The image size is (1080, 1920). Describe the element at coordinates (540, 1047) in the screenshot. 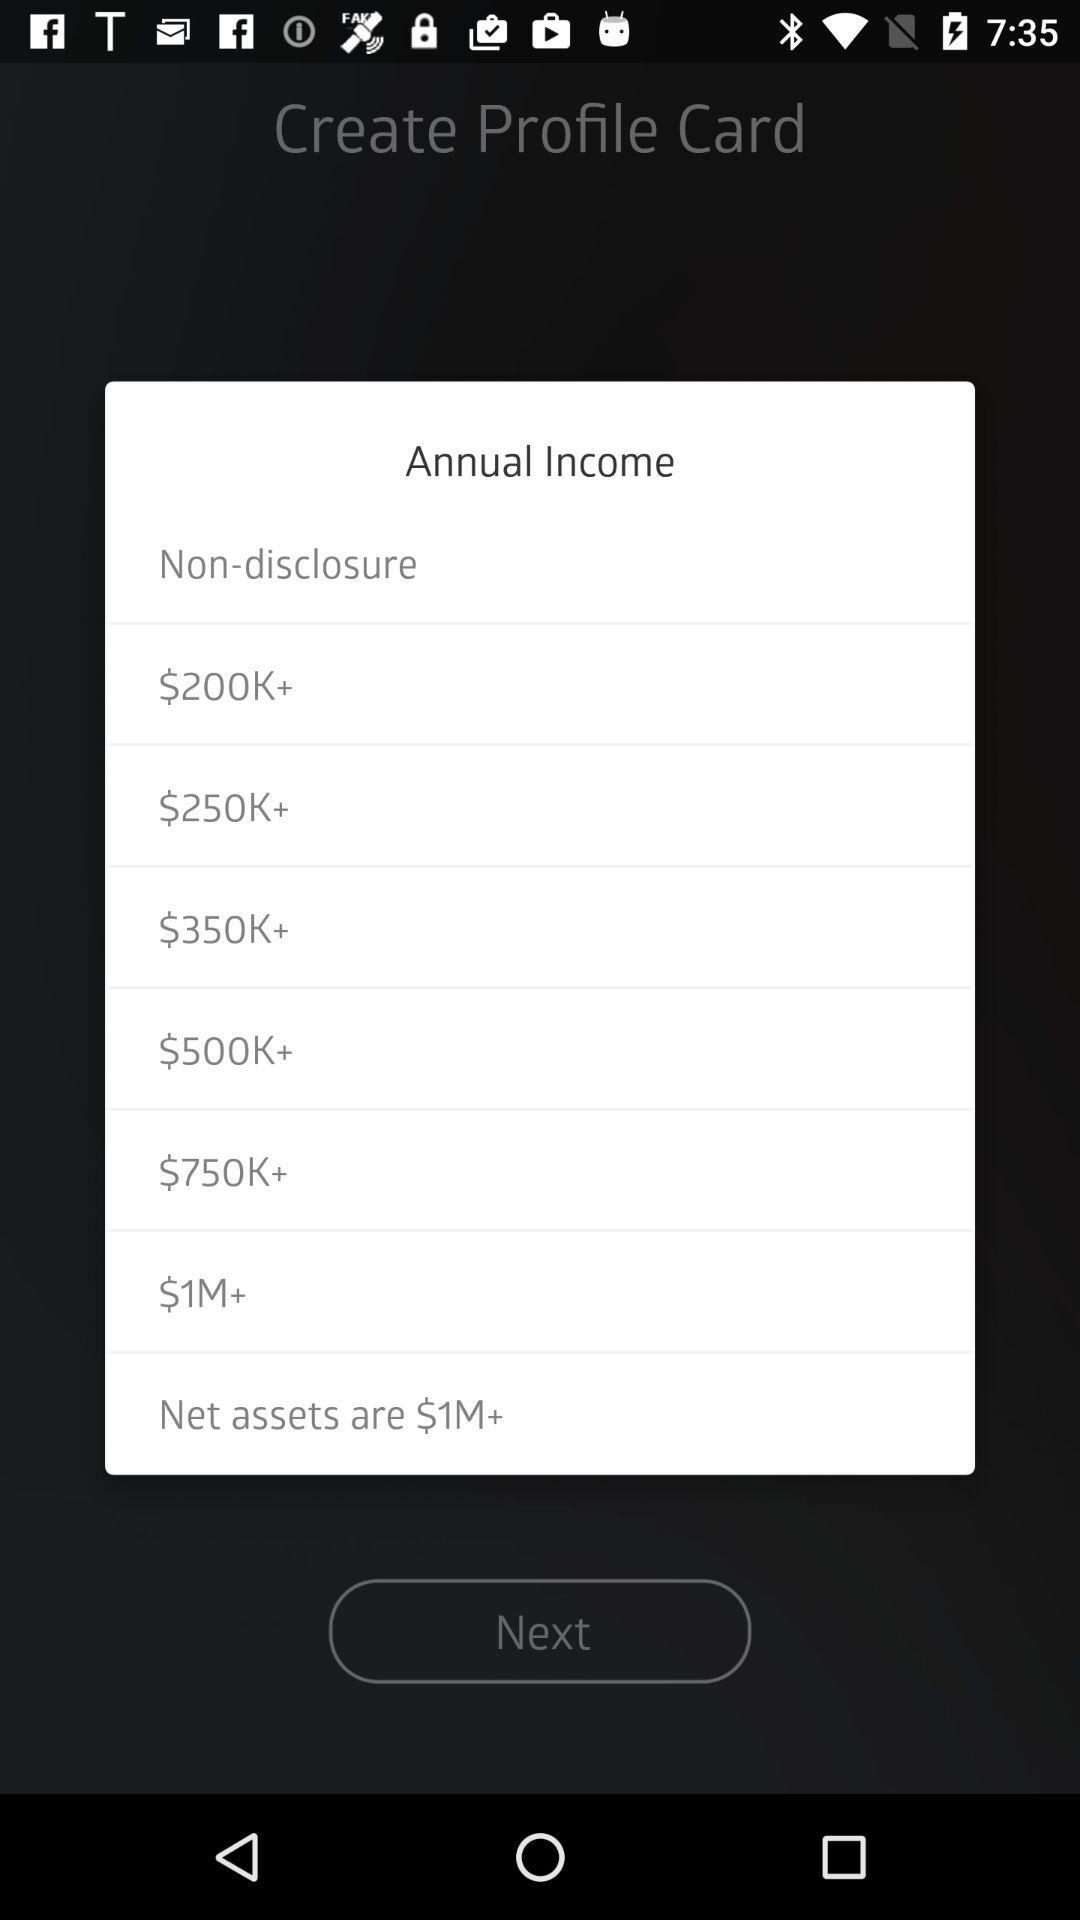

I see `the $500k+` at that location.